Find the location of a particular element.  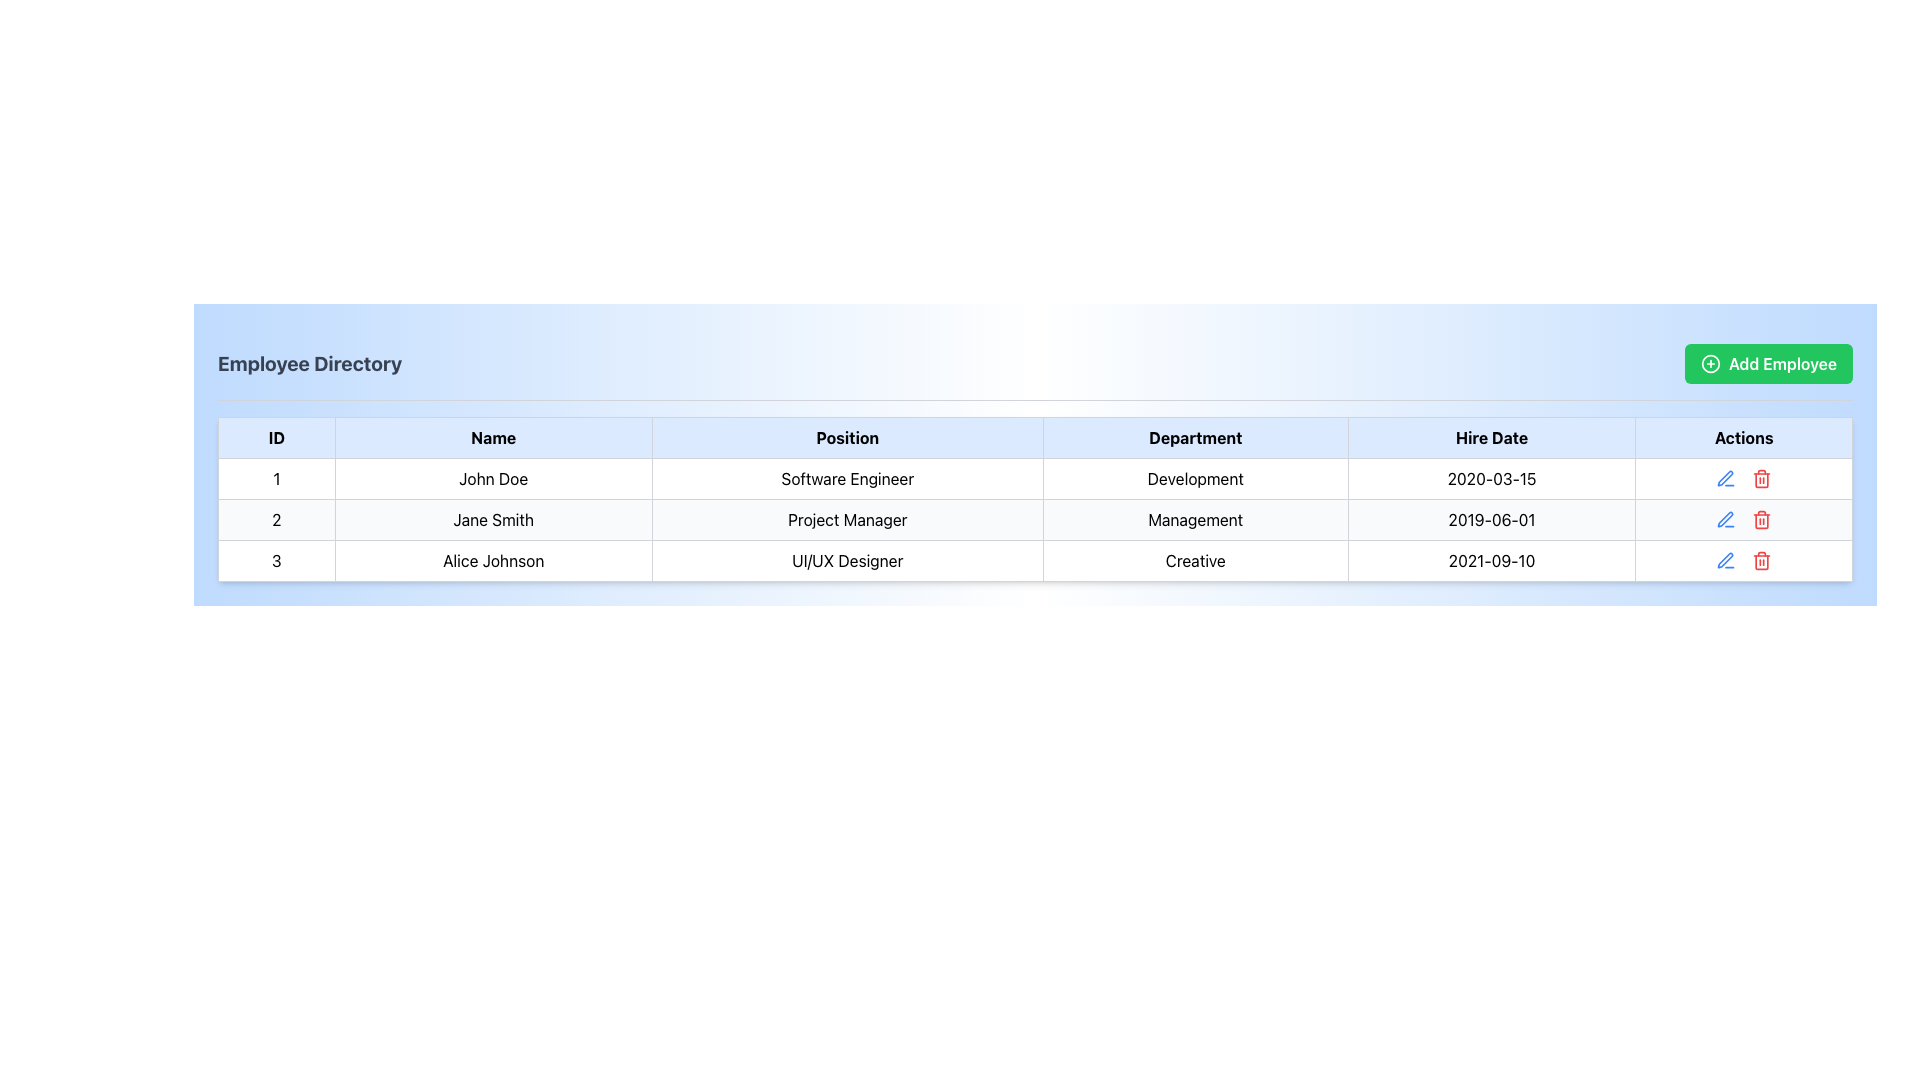

the pen-like icon graphic element in the 'Actions' column of the employee directory table for 'Alice Johnson' is located at coordinates (1724, 518).